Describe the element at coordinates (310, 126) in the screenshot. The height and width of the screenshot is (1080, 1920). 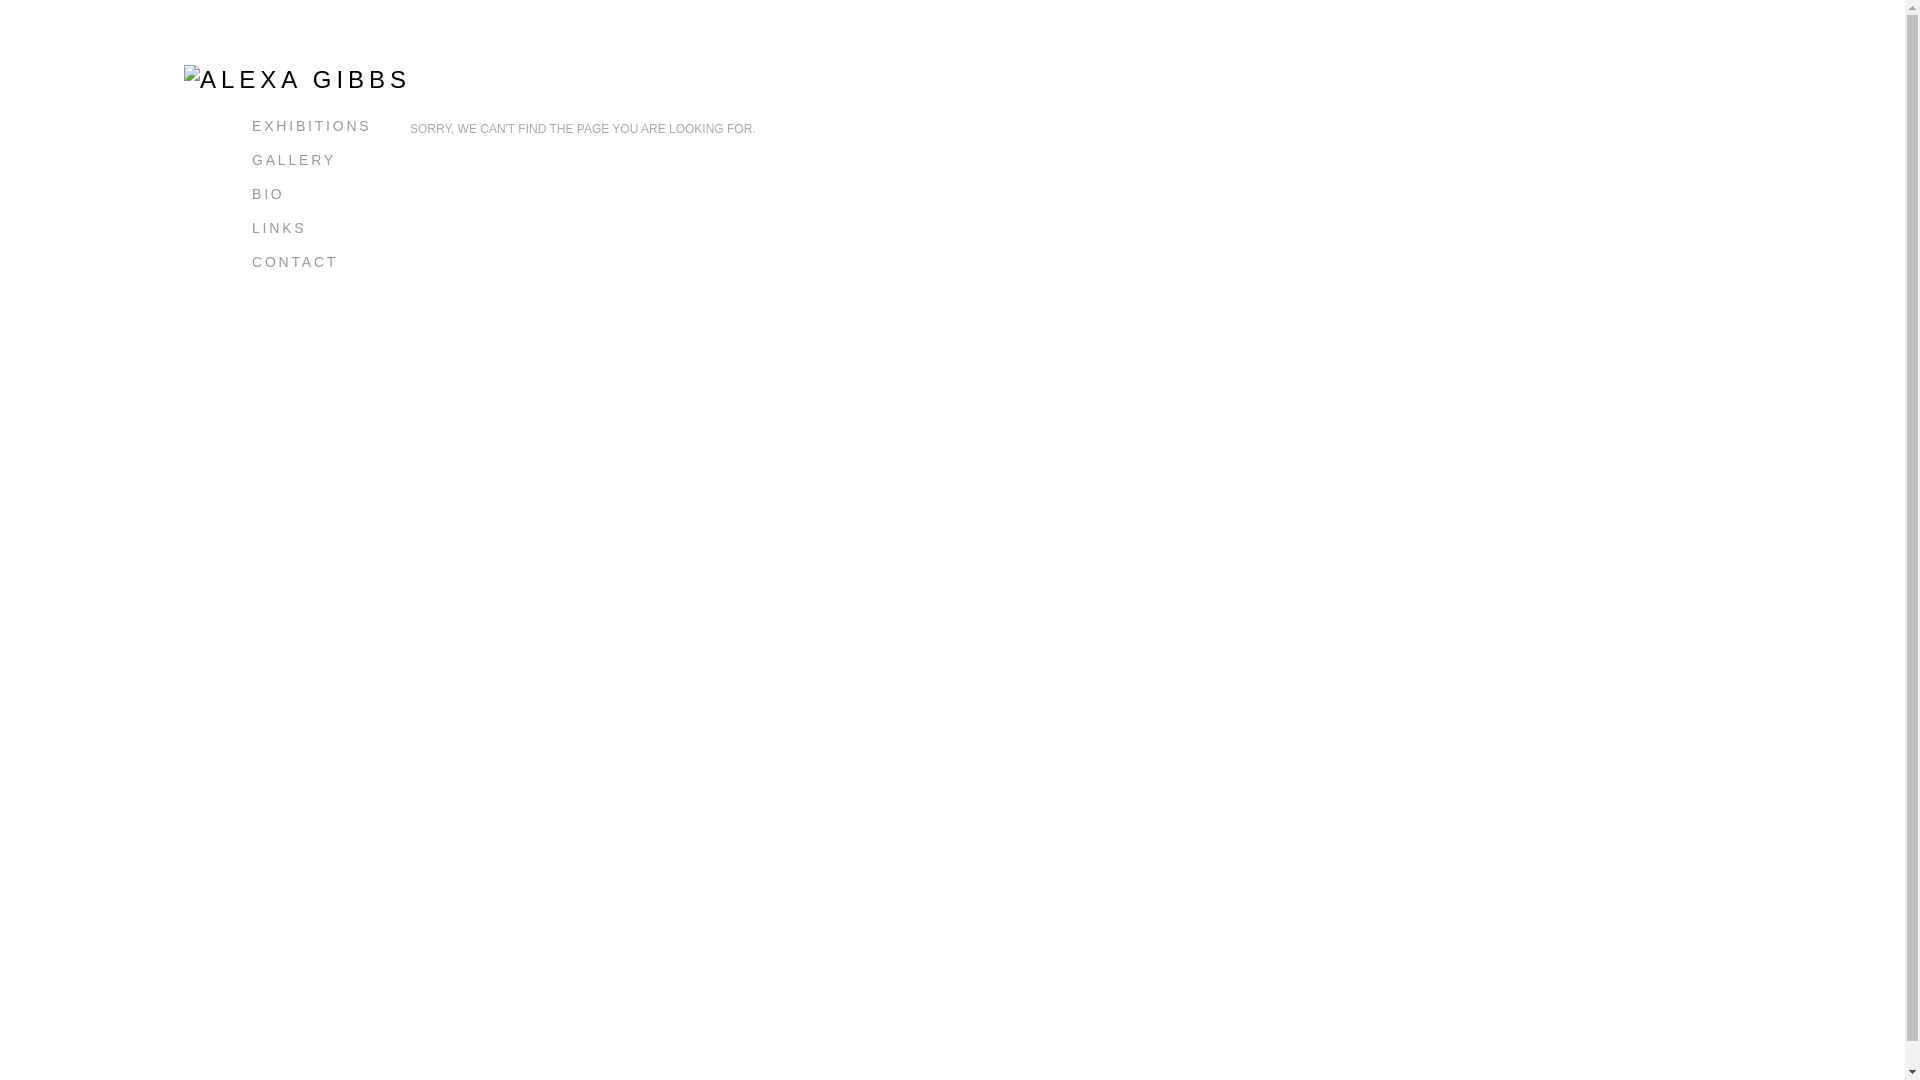
I see `'EXHIBITIONS'` at that location.